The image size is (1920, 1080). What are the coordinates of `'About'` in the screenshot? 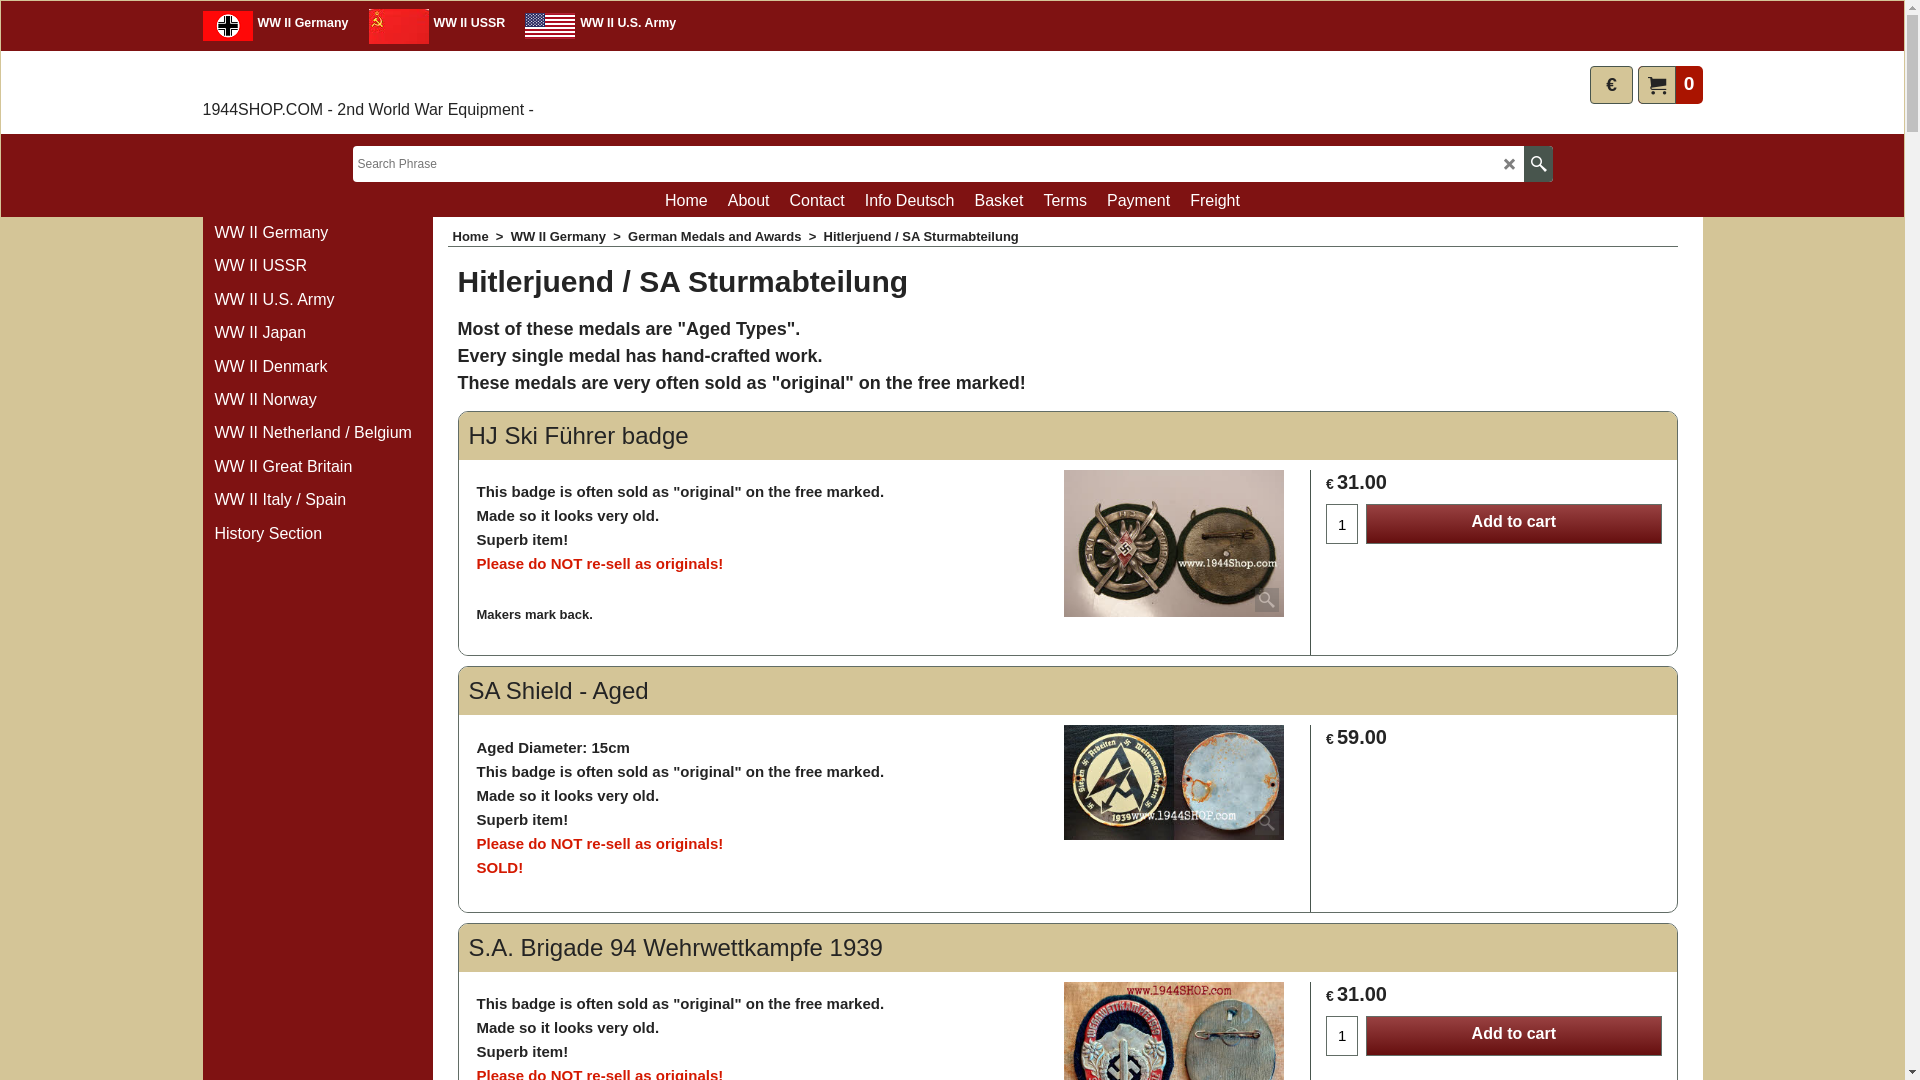 It's located at (747, 200).